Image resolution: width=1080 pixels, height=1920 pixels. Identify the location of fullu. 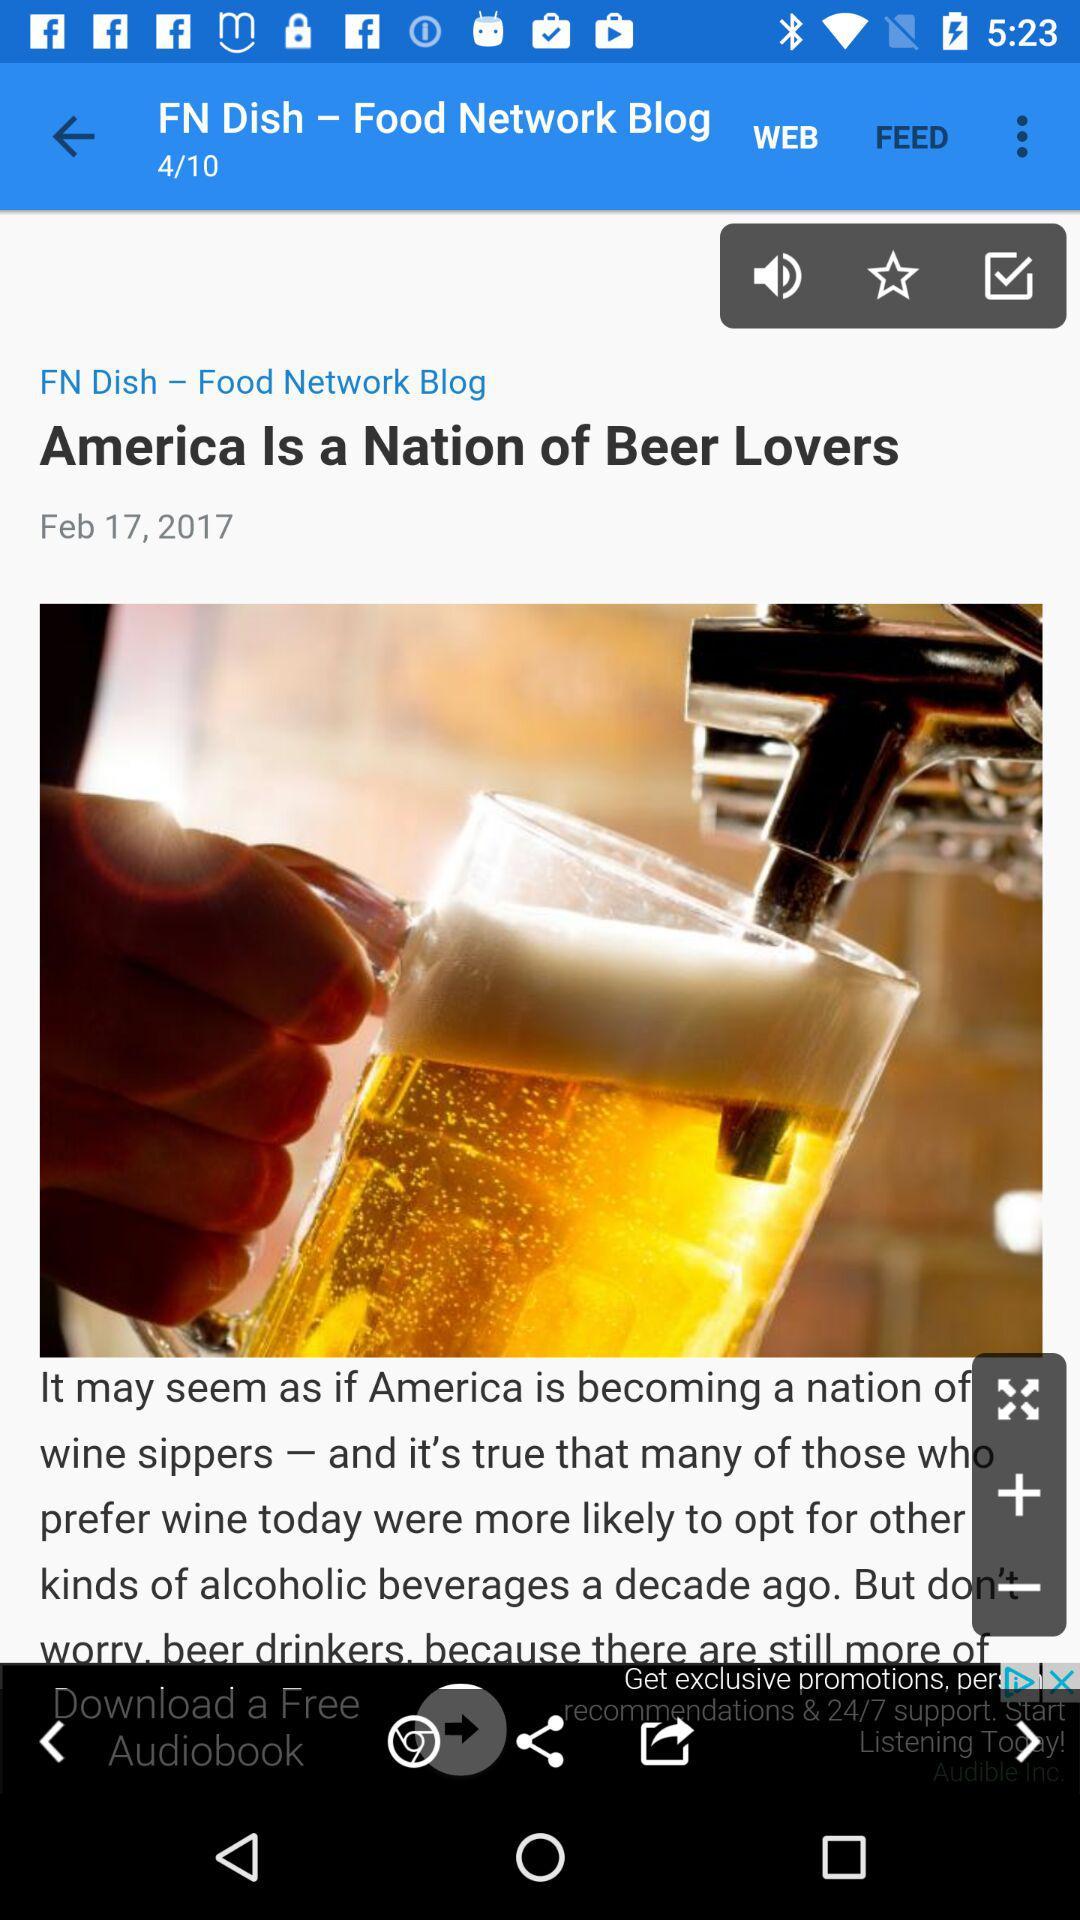
(1019, 1399).